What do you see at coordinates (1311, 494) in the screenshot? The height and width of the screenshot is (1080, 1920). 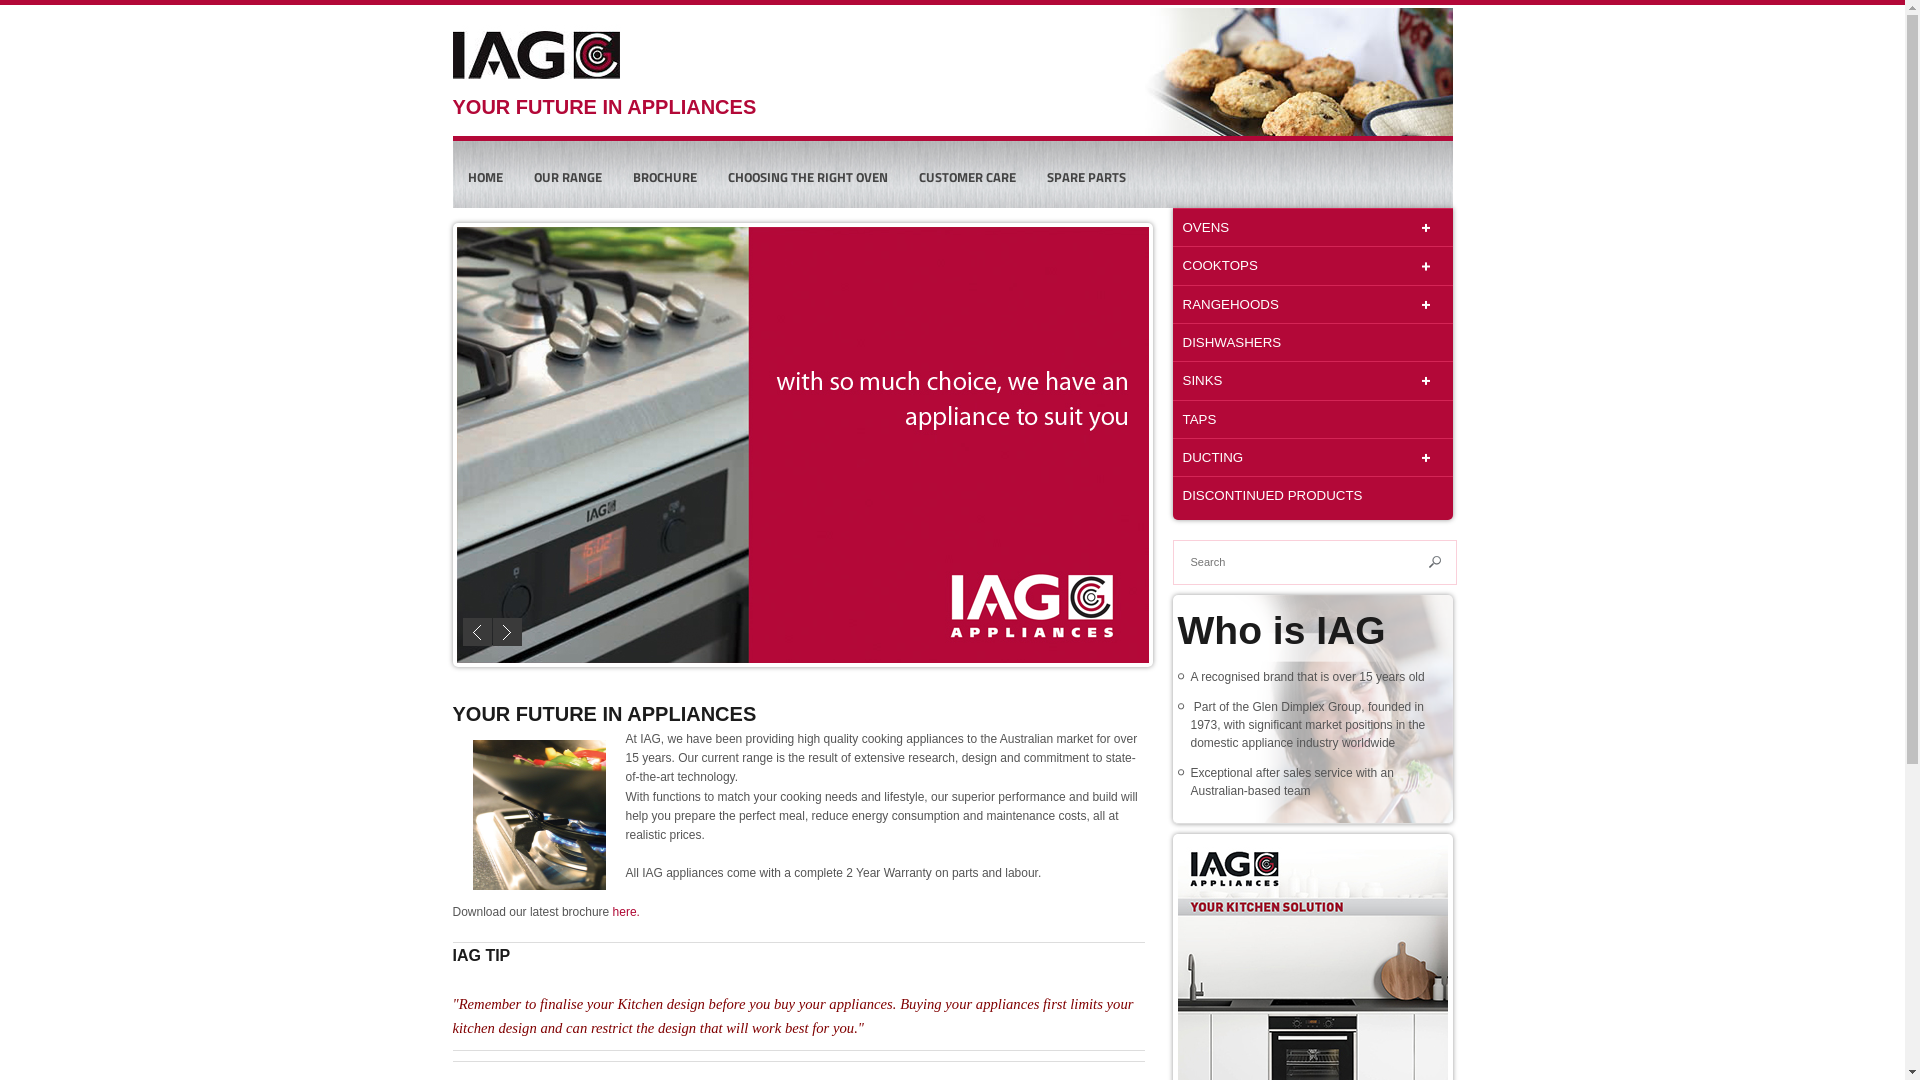 I see `'DISCONTINUED PRODUCTS'` at bounding box center [1311, 494].